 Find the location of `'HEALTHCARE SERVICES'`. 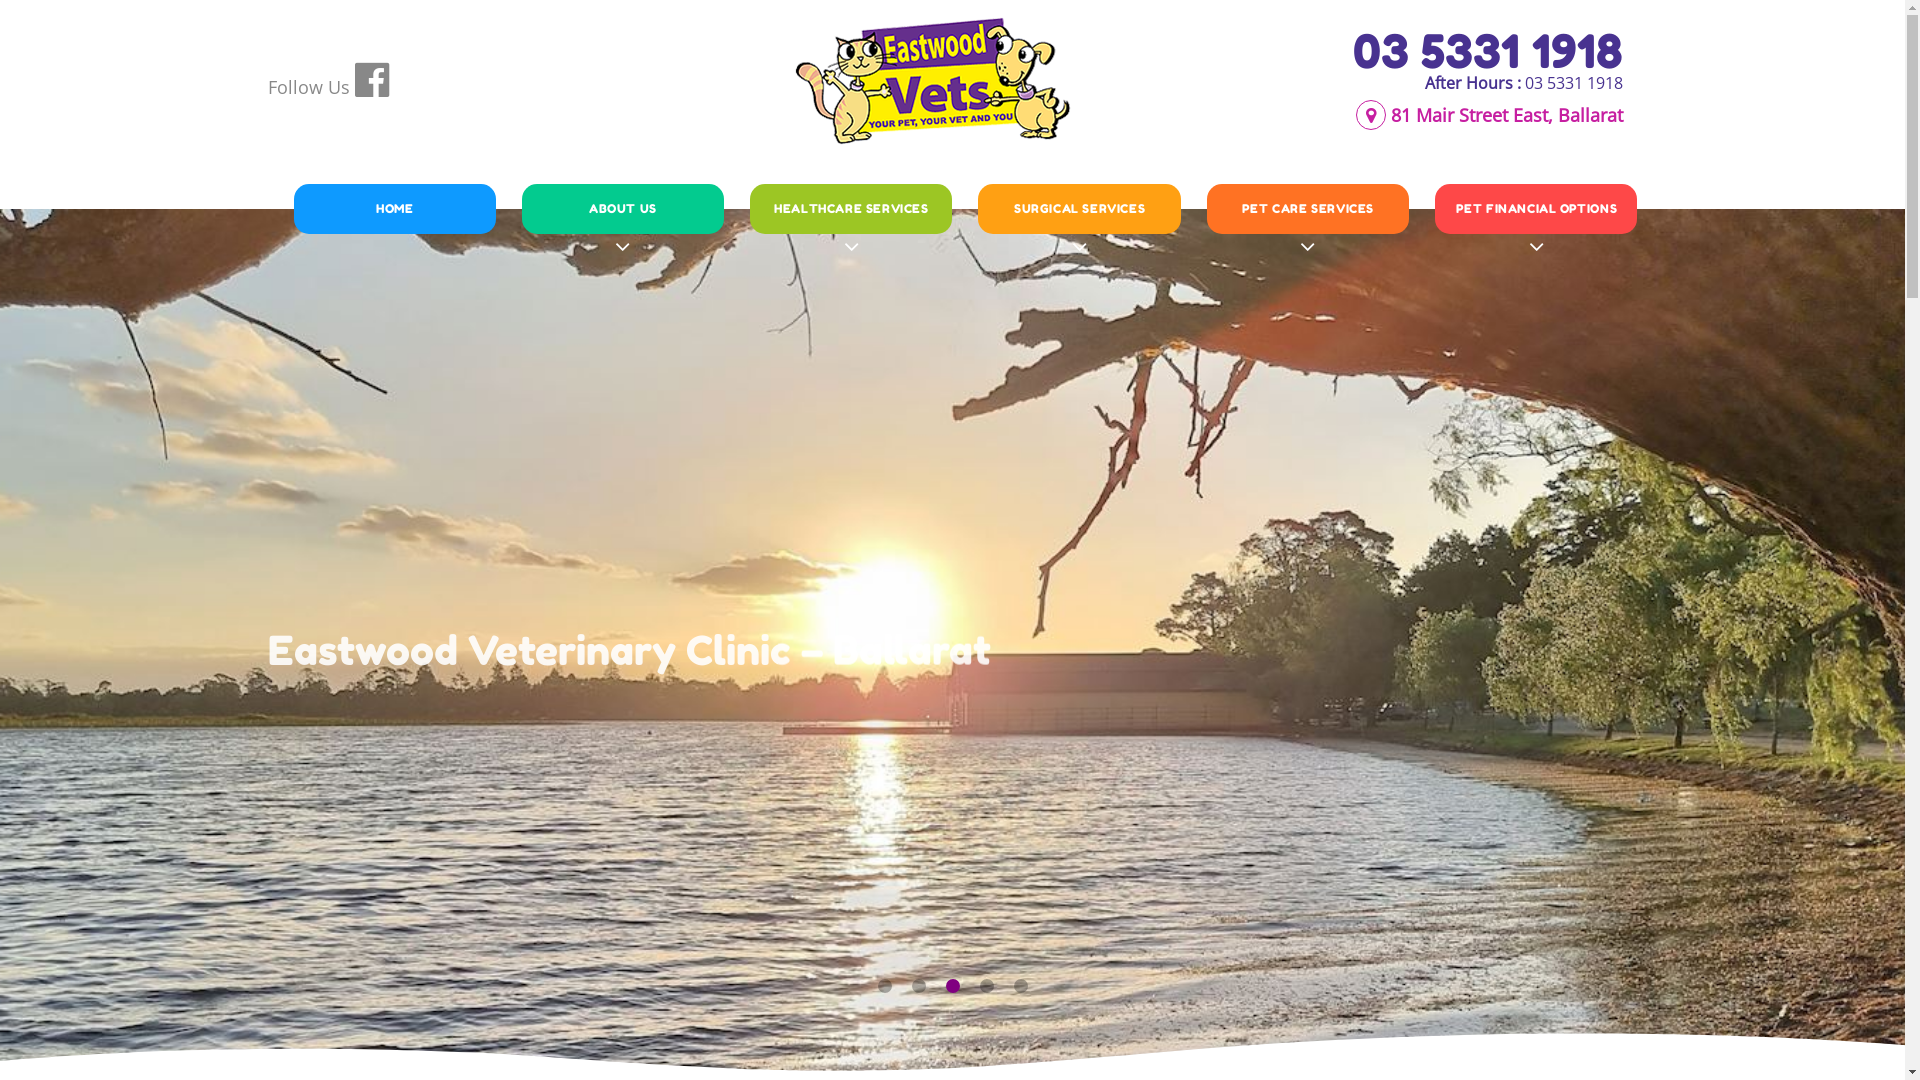

'HEALTHCARE SERVICES' is located at coordinates (850, 208).